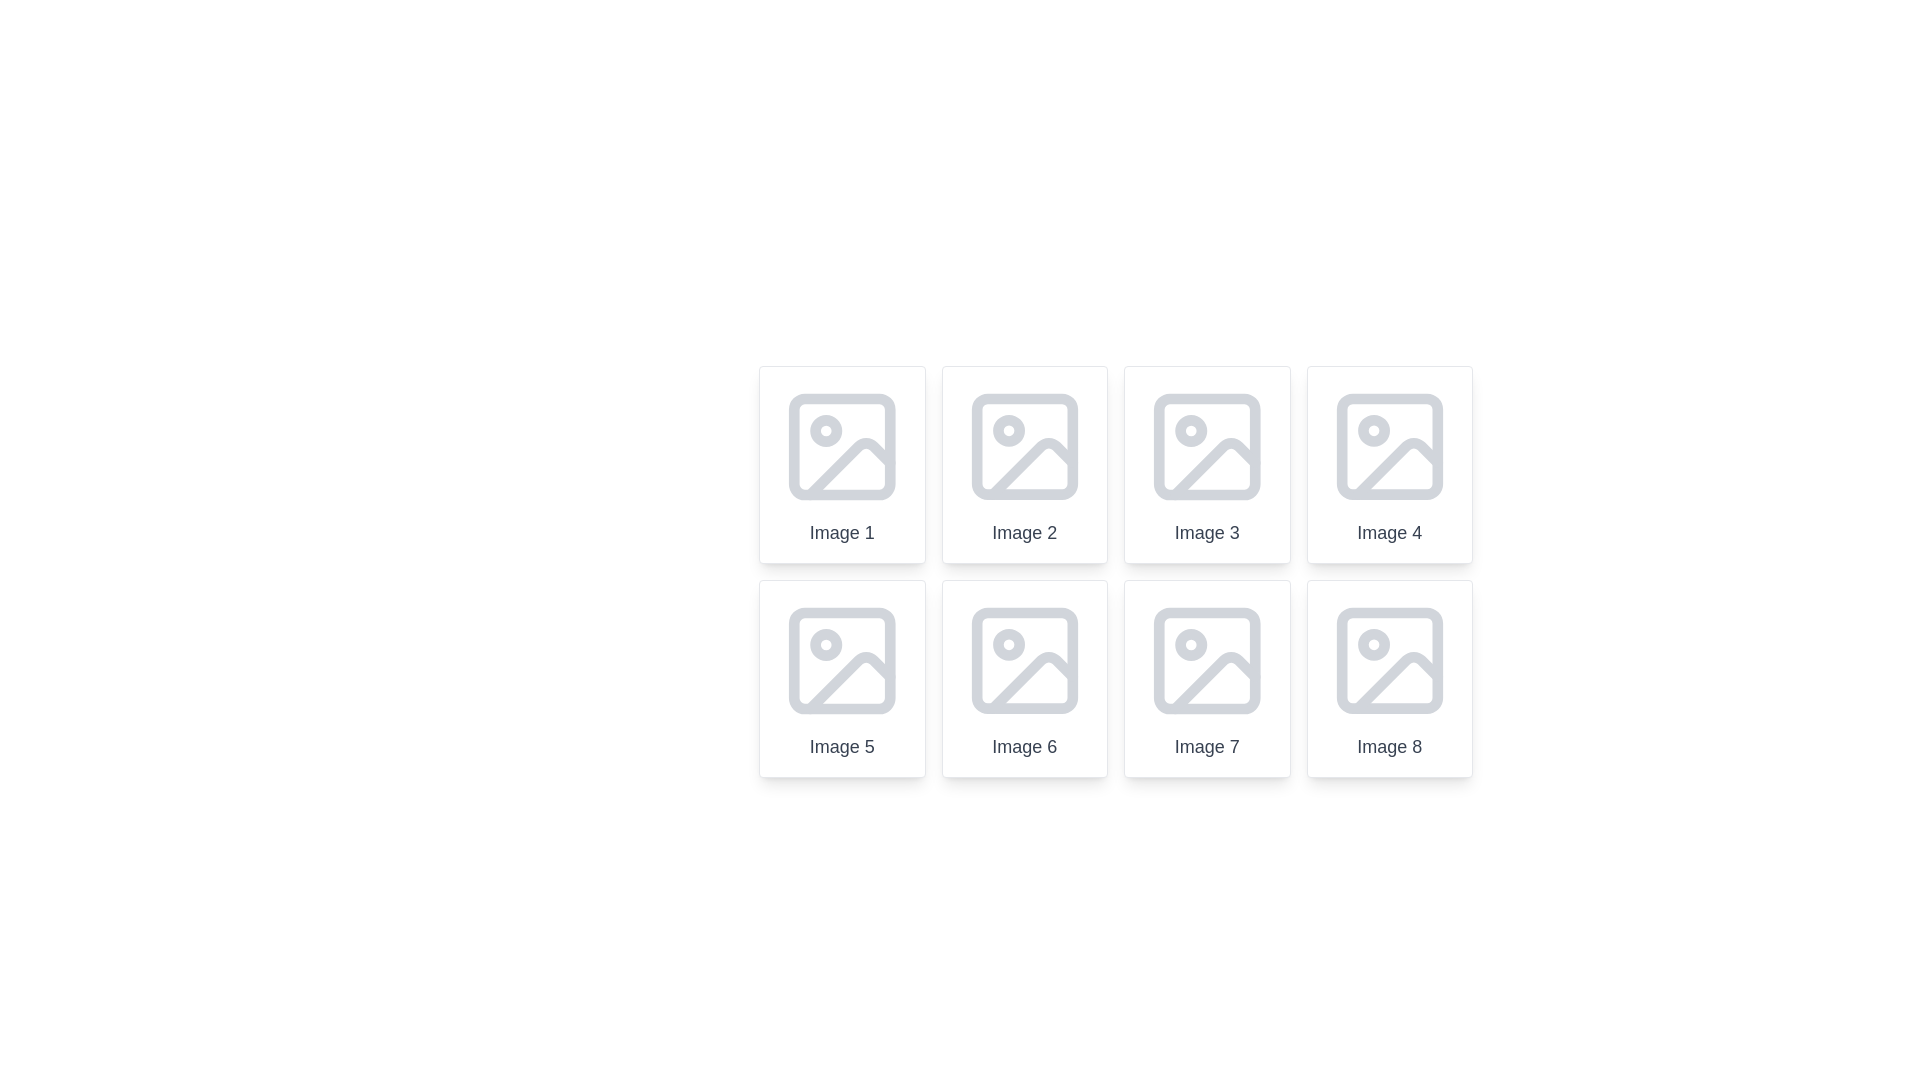 The width and height of the screenshot is (1920, 1080). What do you see at coordinates (1206, 677) in the screenshot?
I see `the Interactive card element located in the second row and third column of a 4x2 grid to trigger visual feedback` at bounding box center [1206, 677].